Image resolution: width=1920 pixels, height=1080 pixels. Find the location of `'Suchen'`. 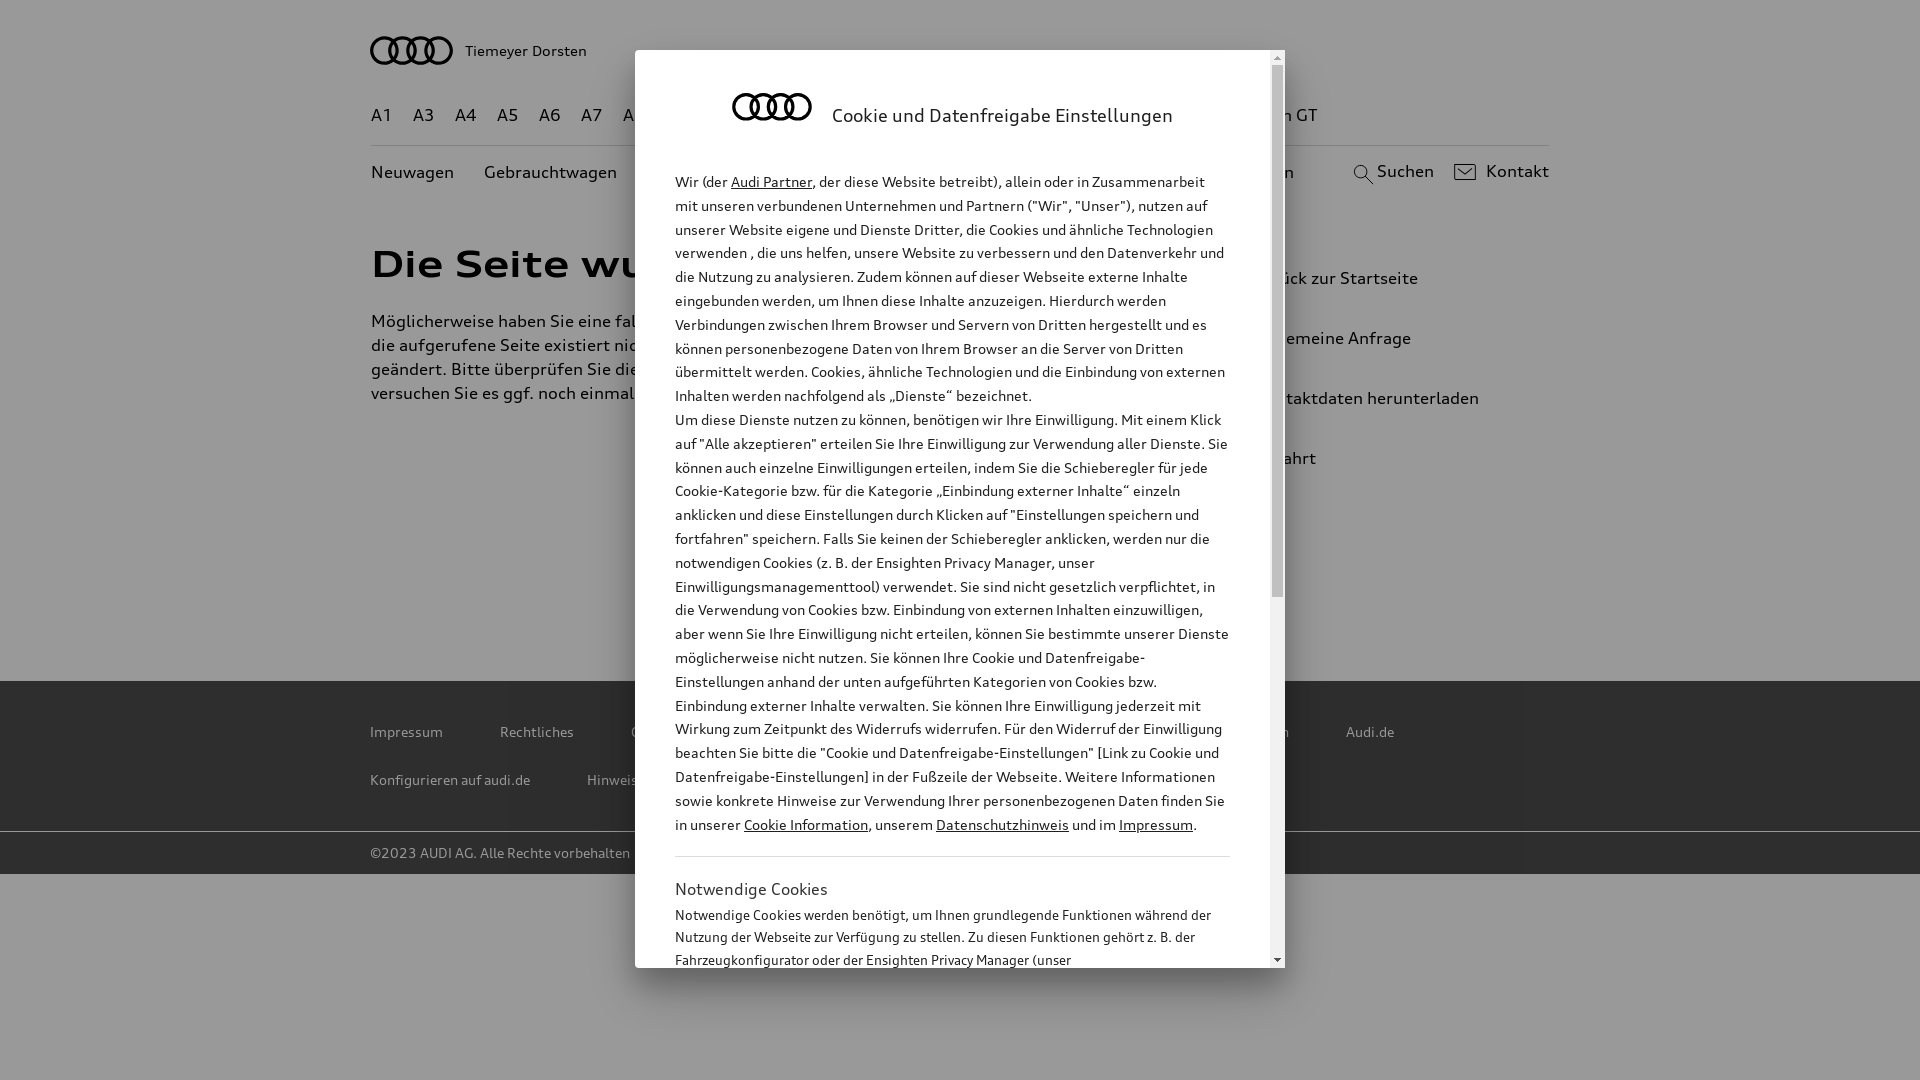

'Suchen' is located at coordinates (1389, 171).